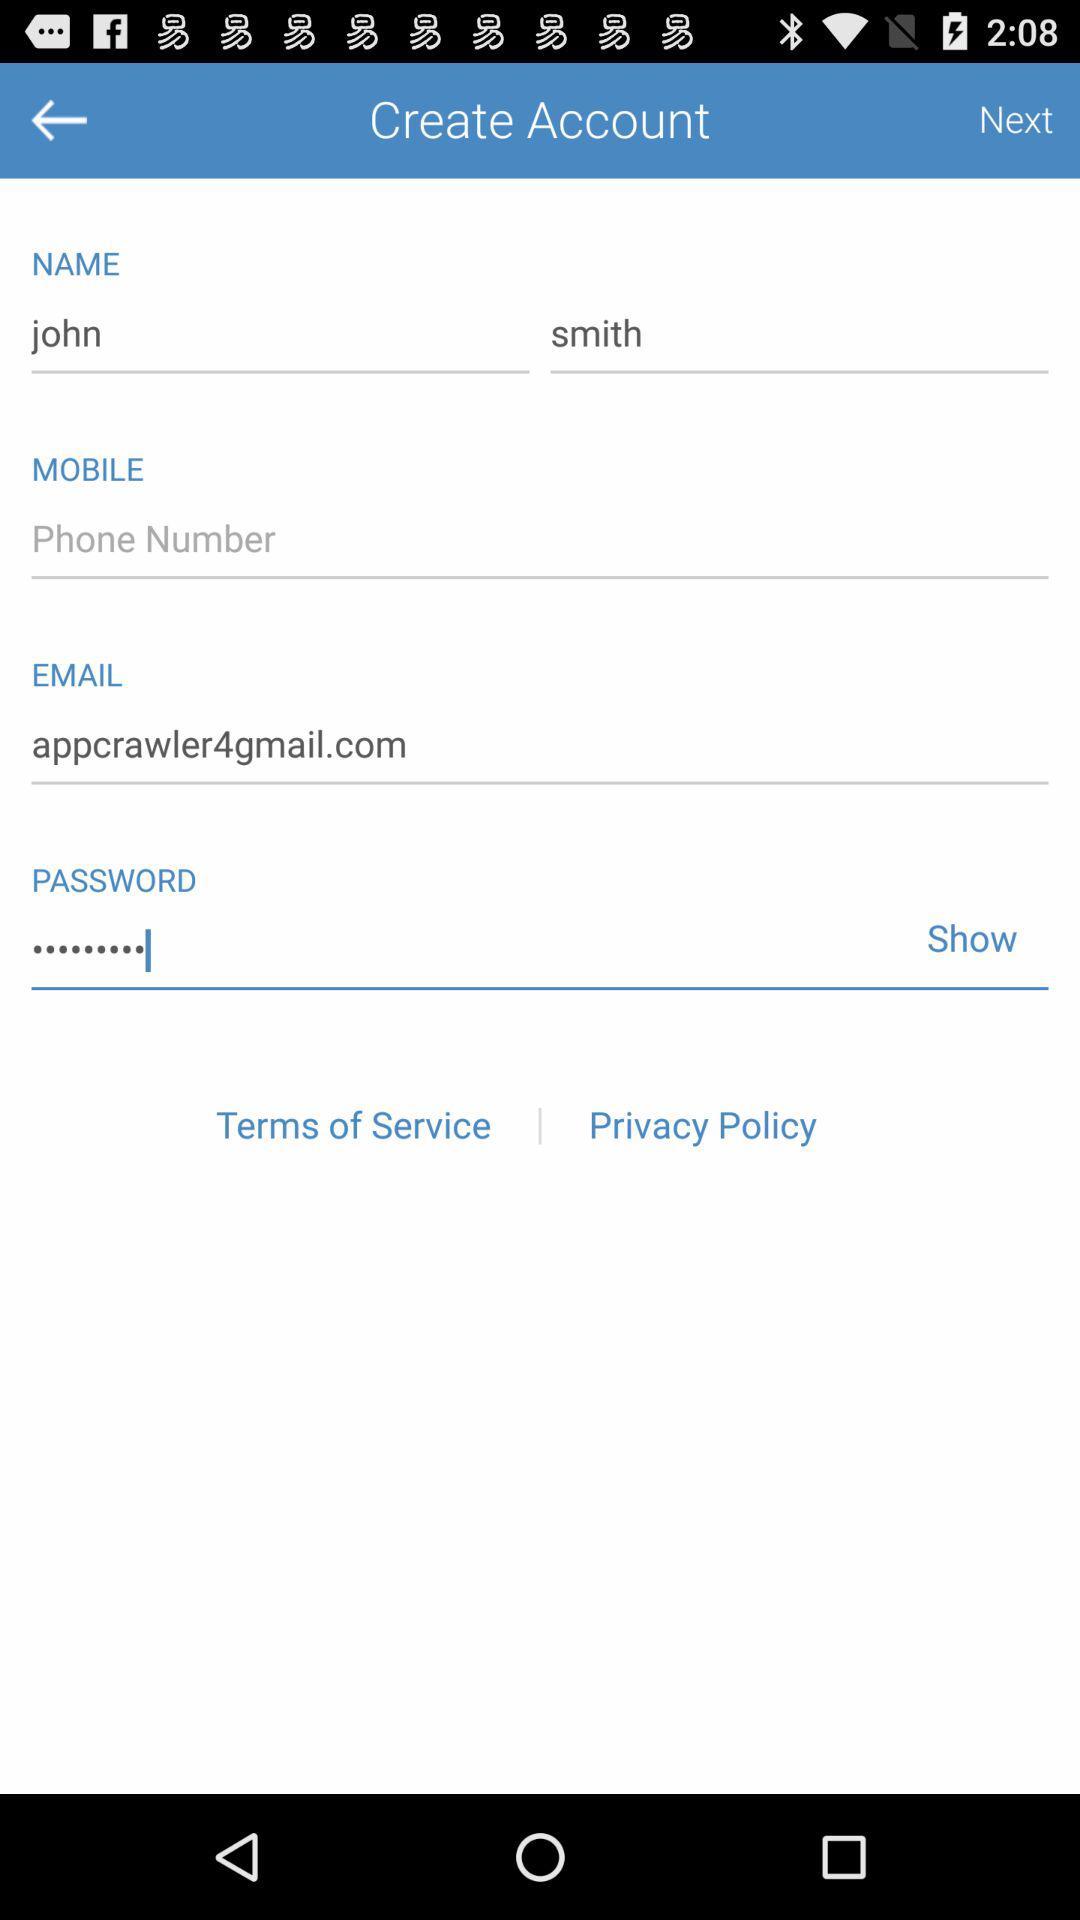 Image resolution: width=1080 pixels, height=1920 pixels. Describe the element at coordinates (995, 119) in the screenshot. I see `the item next to create account item` at that location.